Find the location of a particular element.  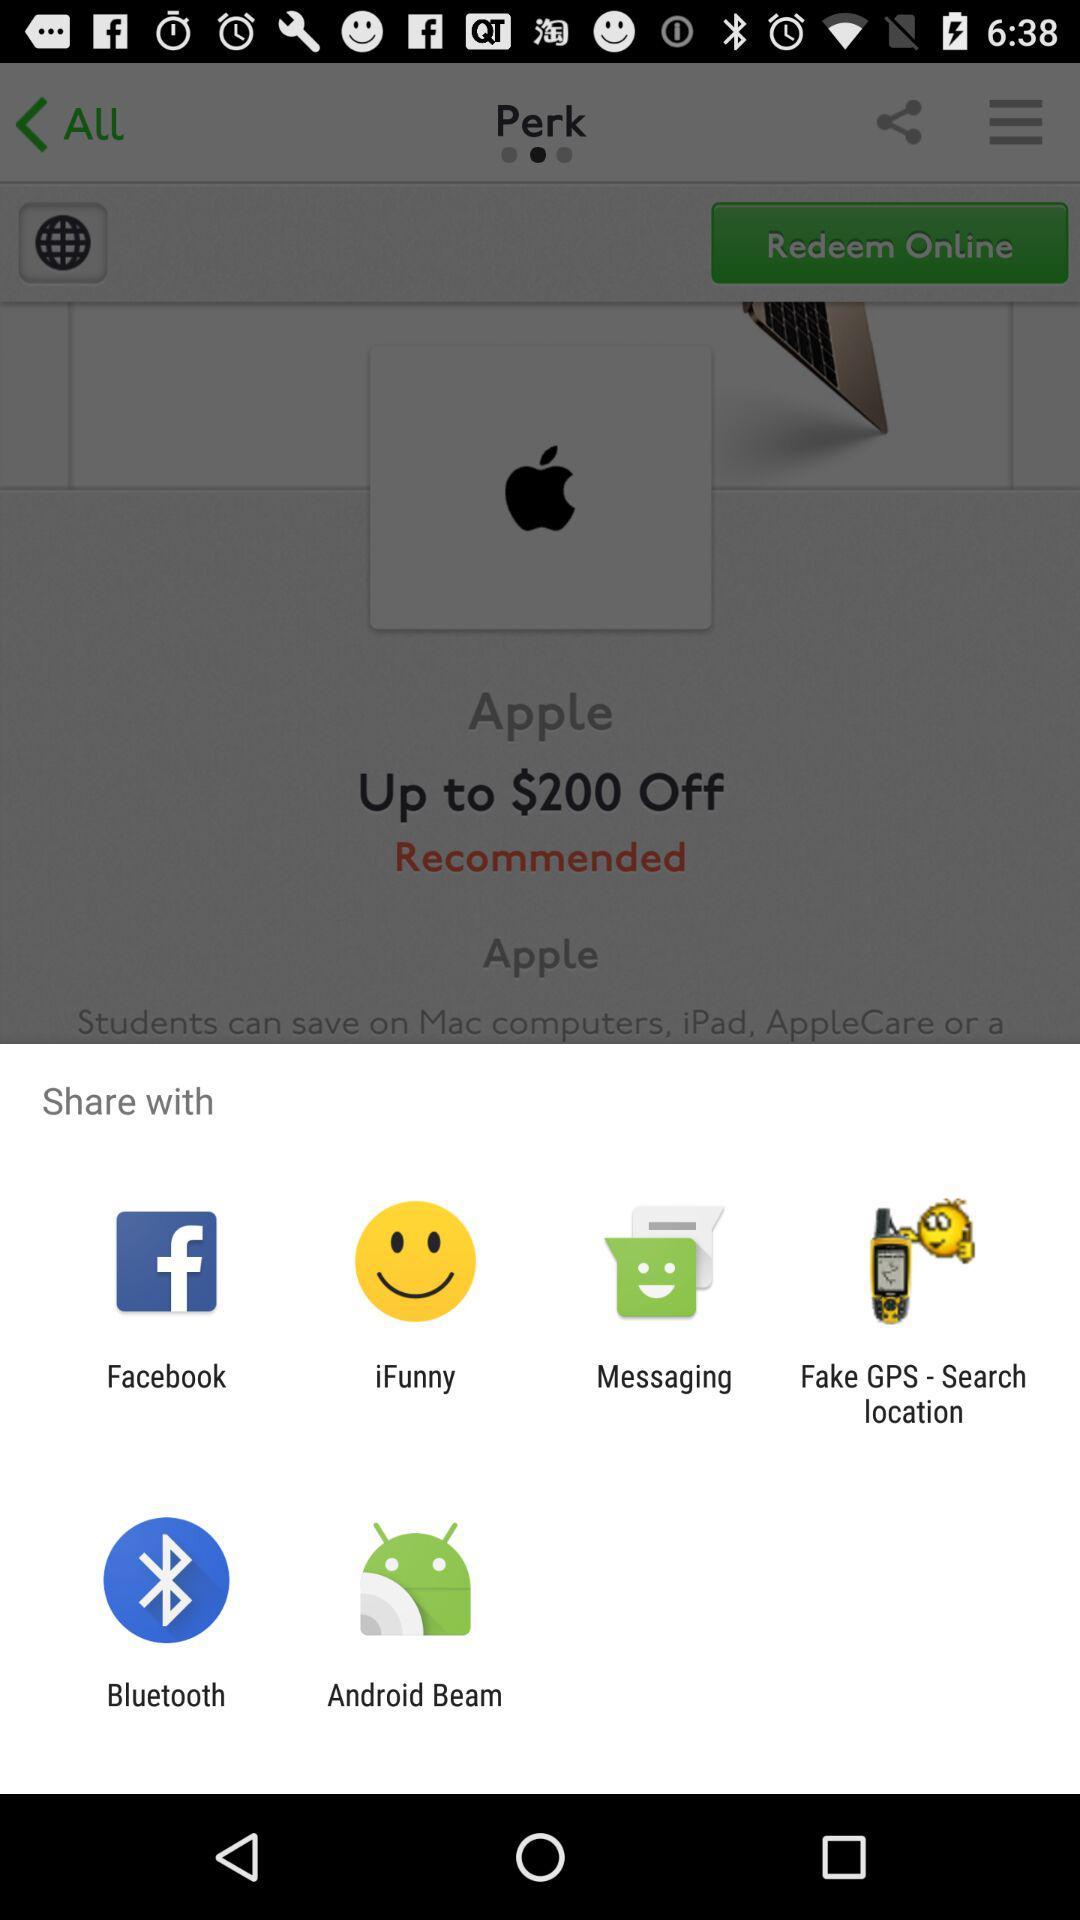

the messaging is located at coordinates (664, 1392).